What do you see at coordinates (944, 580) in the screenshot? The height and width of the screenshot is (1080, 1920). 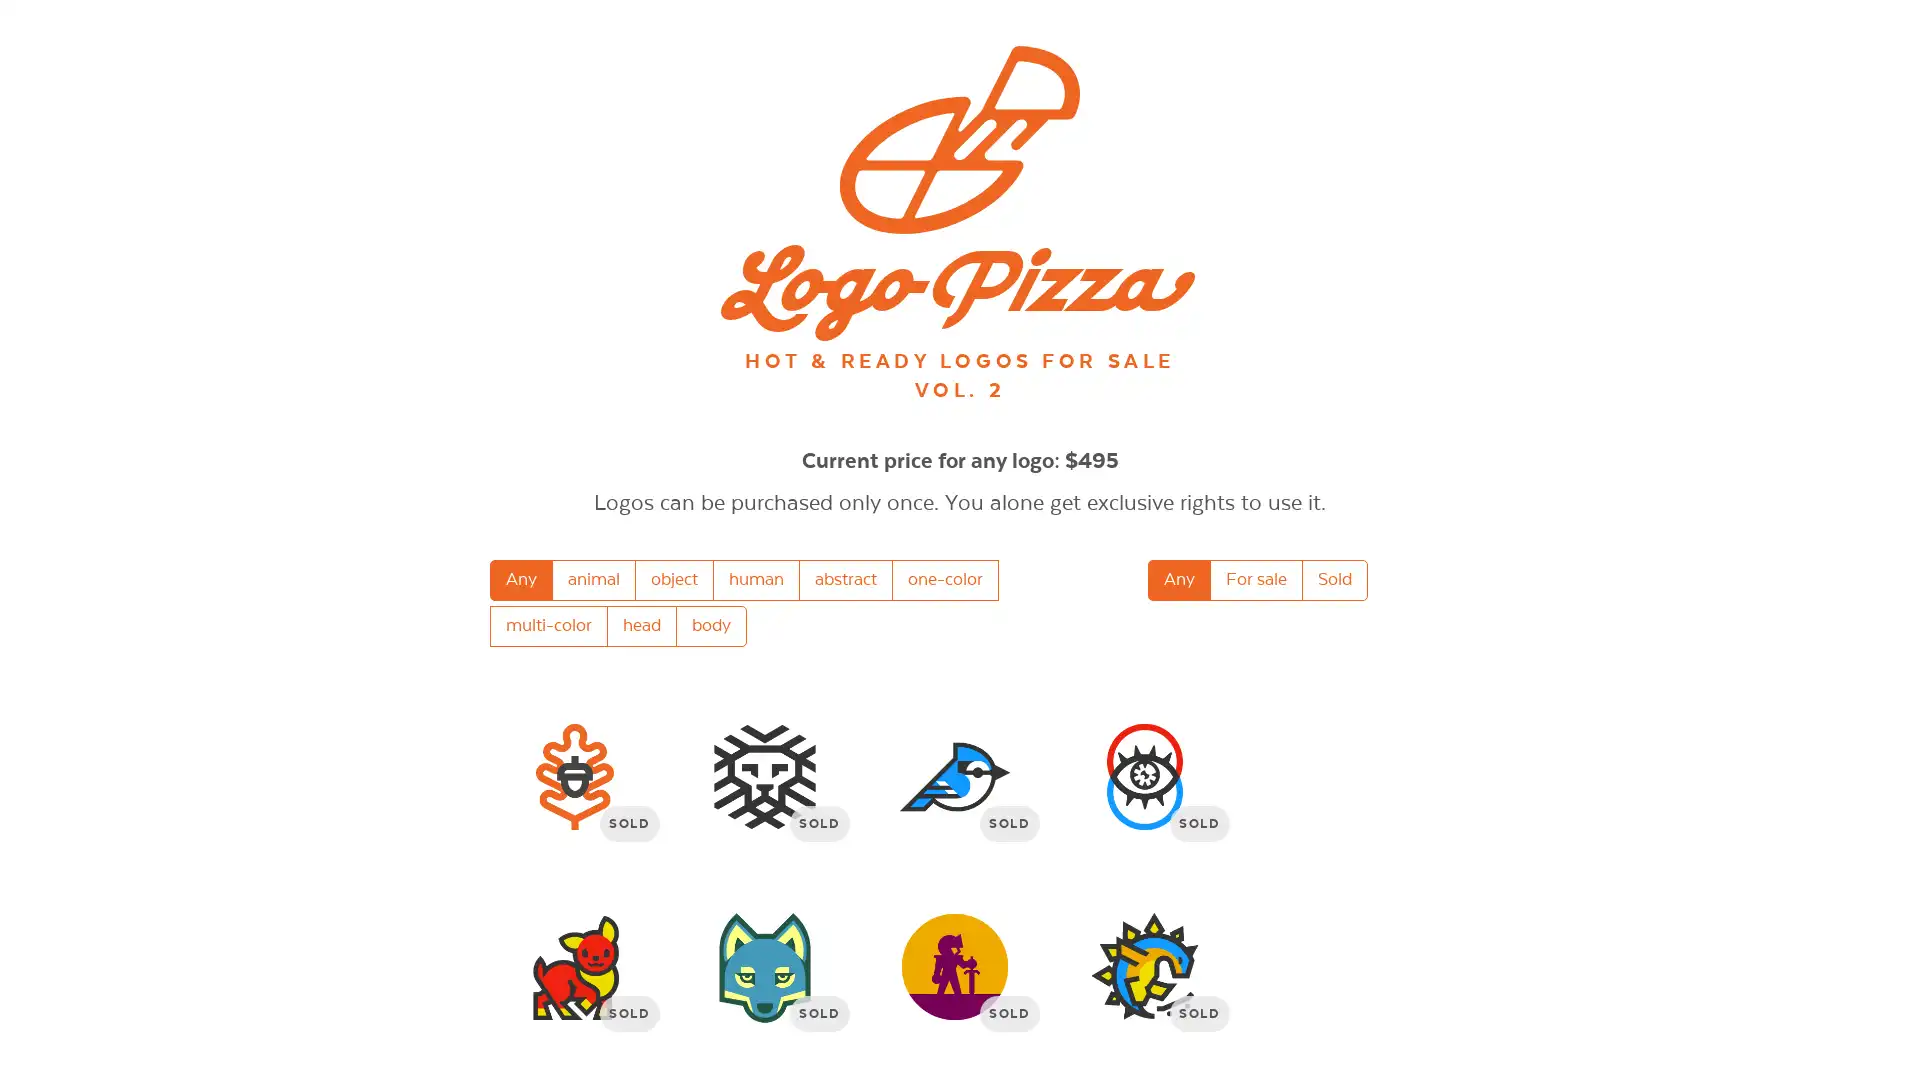 I see `one-color` at bounding box center [944, 580].